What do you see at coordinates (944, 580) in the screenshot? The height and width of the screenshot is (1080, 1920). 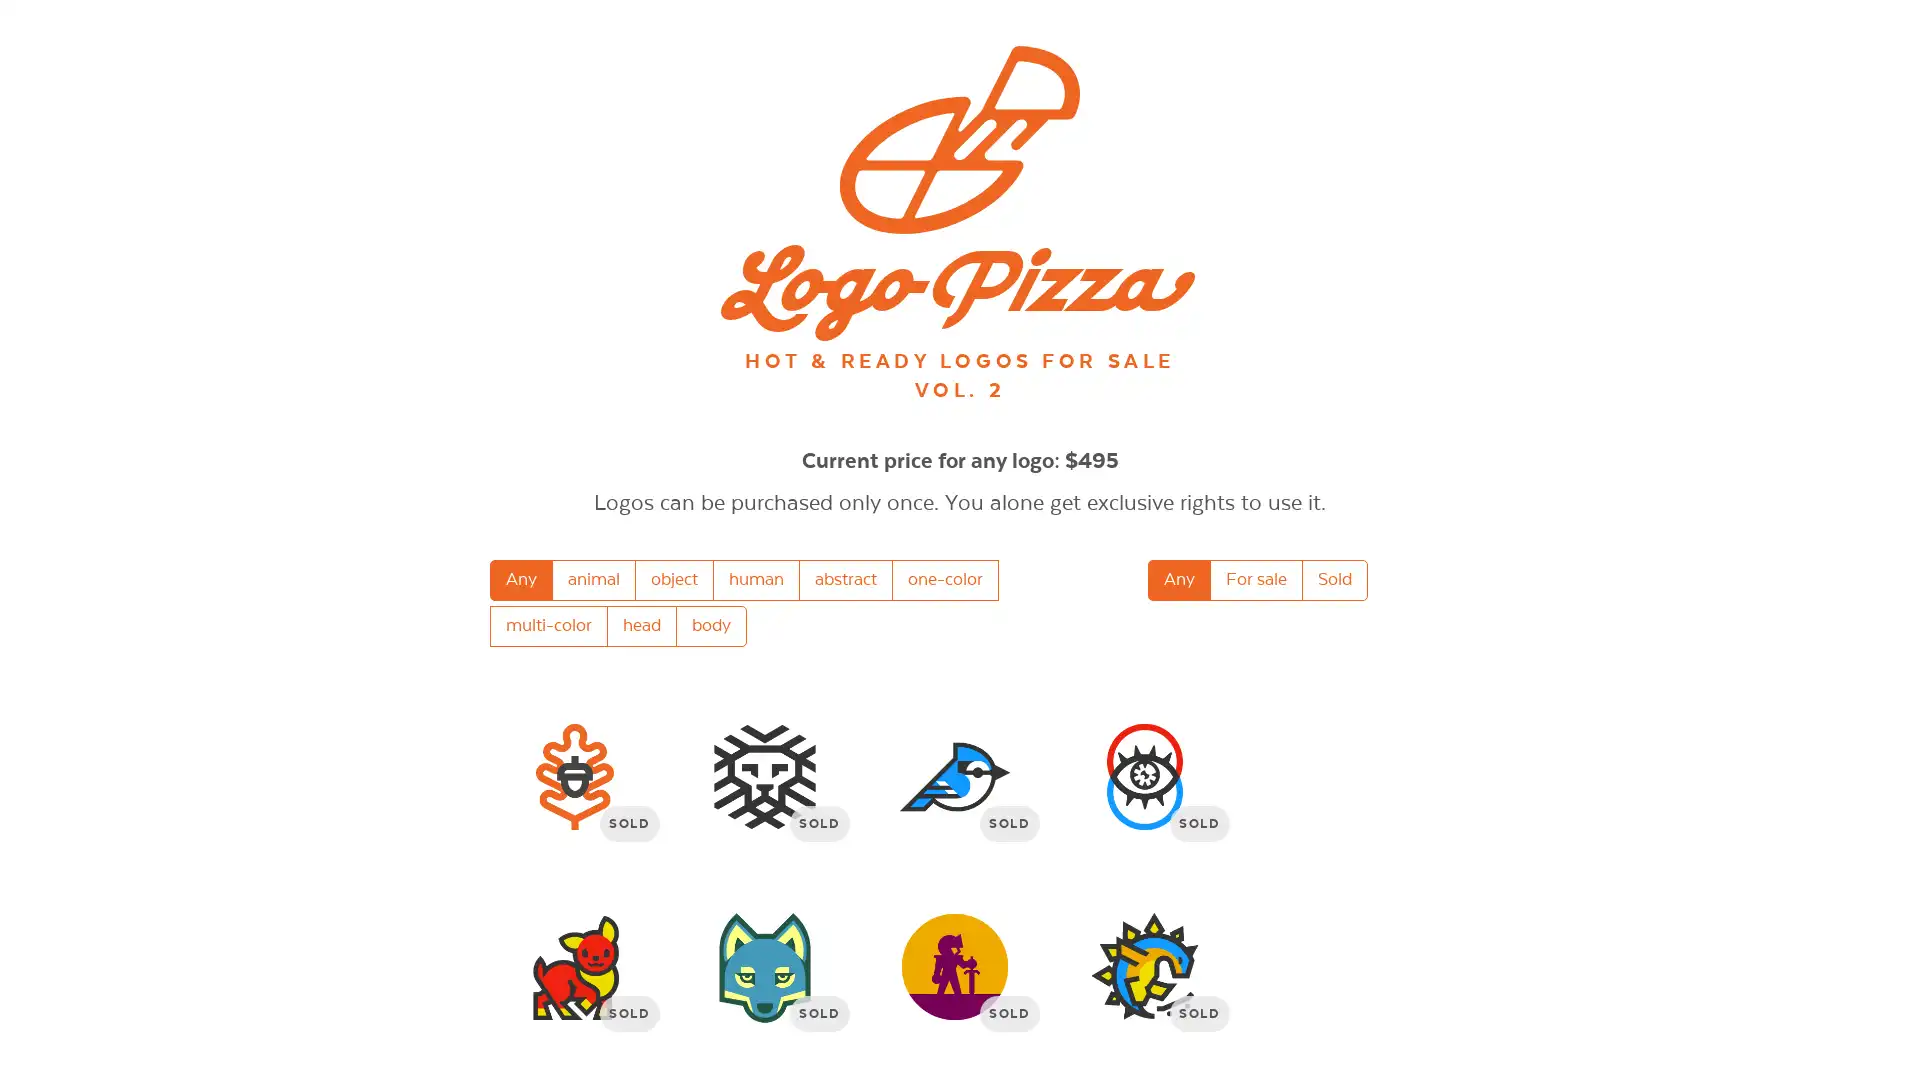 I see `one-color` at bounding box center [944, 580].